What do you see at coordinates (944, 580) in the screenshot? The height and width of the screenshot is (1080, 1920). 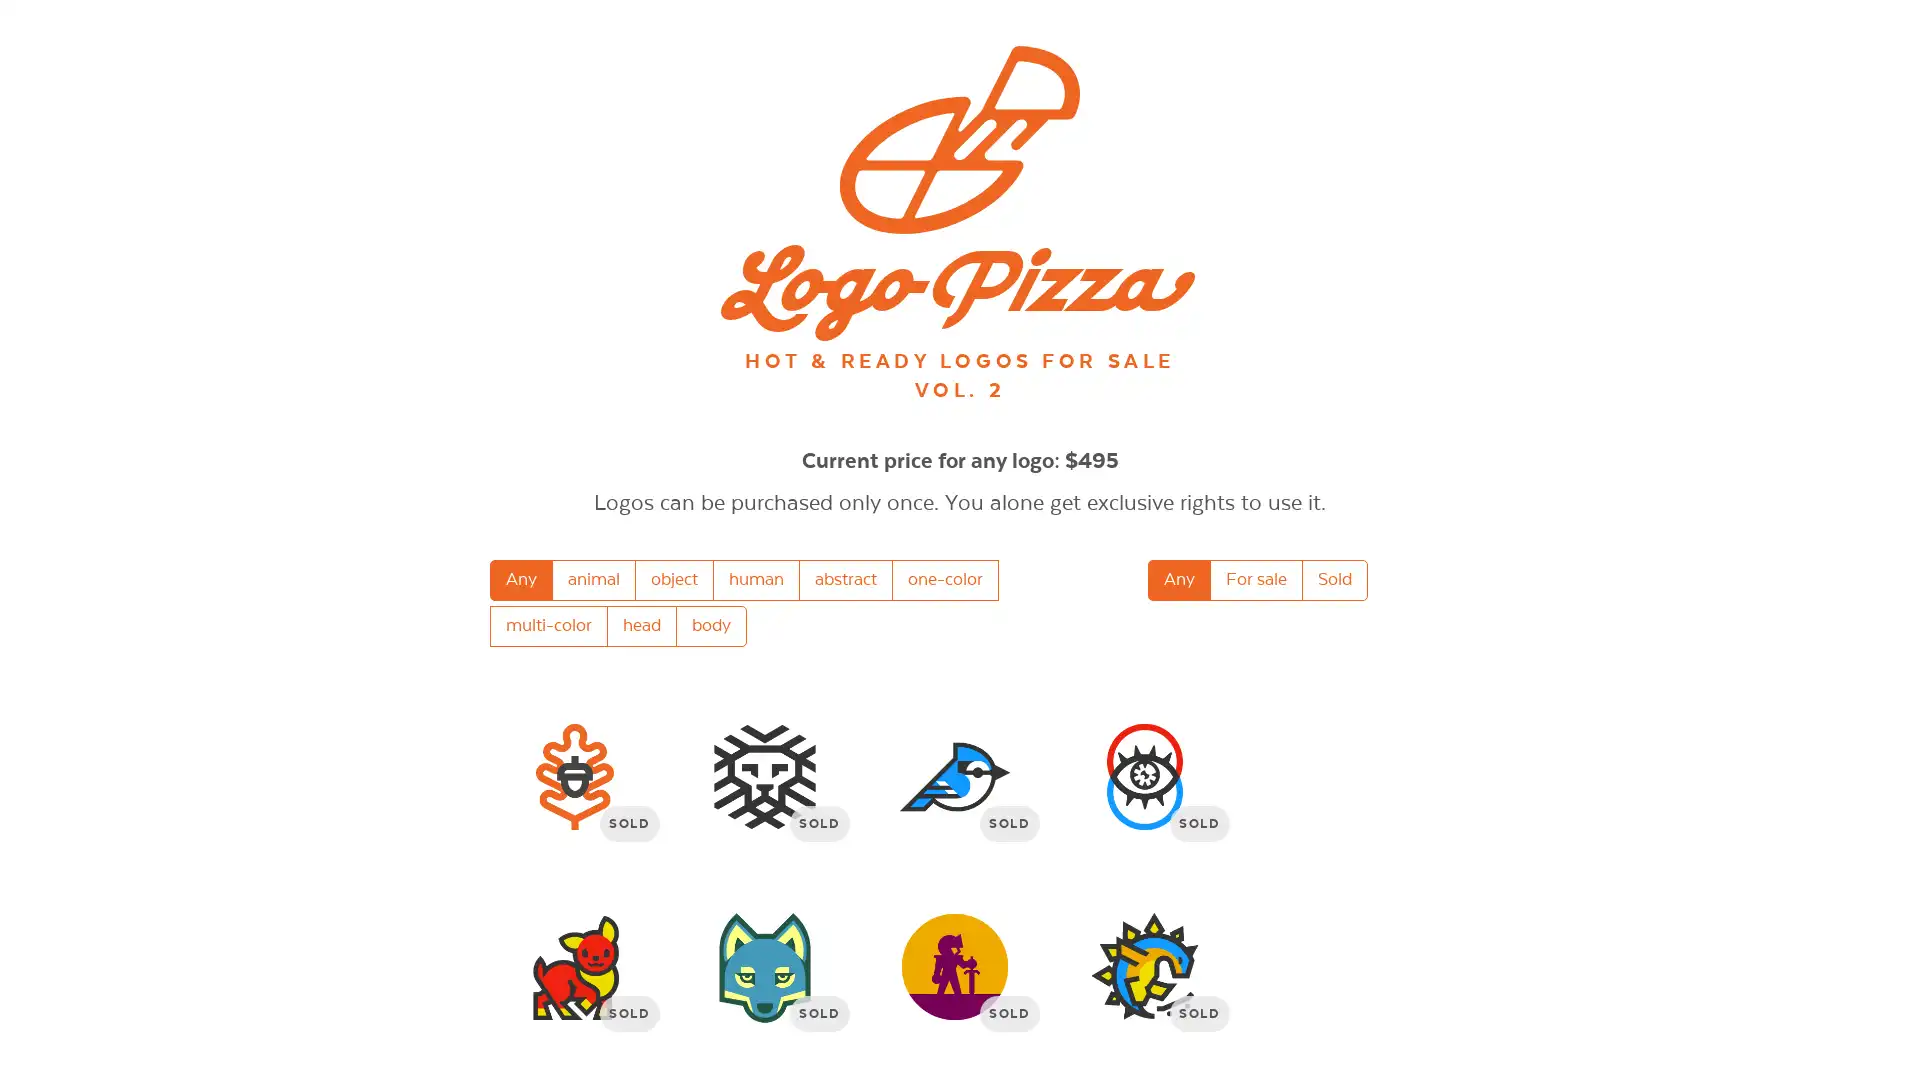 I see `one-color` at bounding box center [944, 580].